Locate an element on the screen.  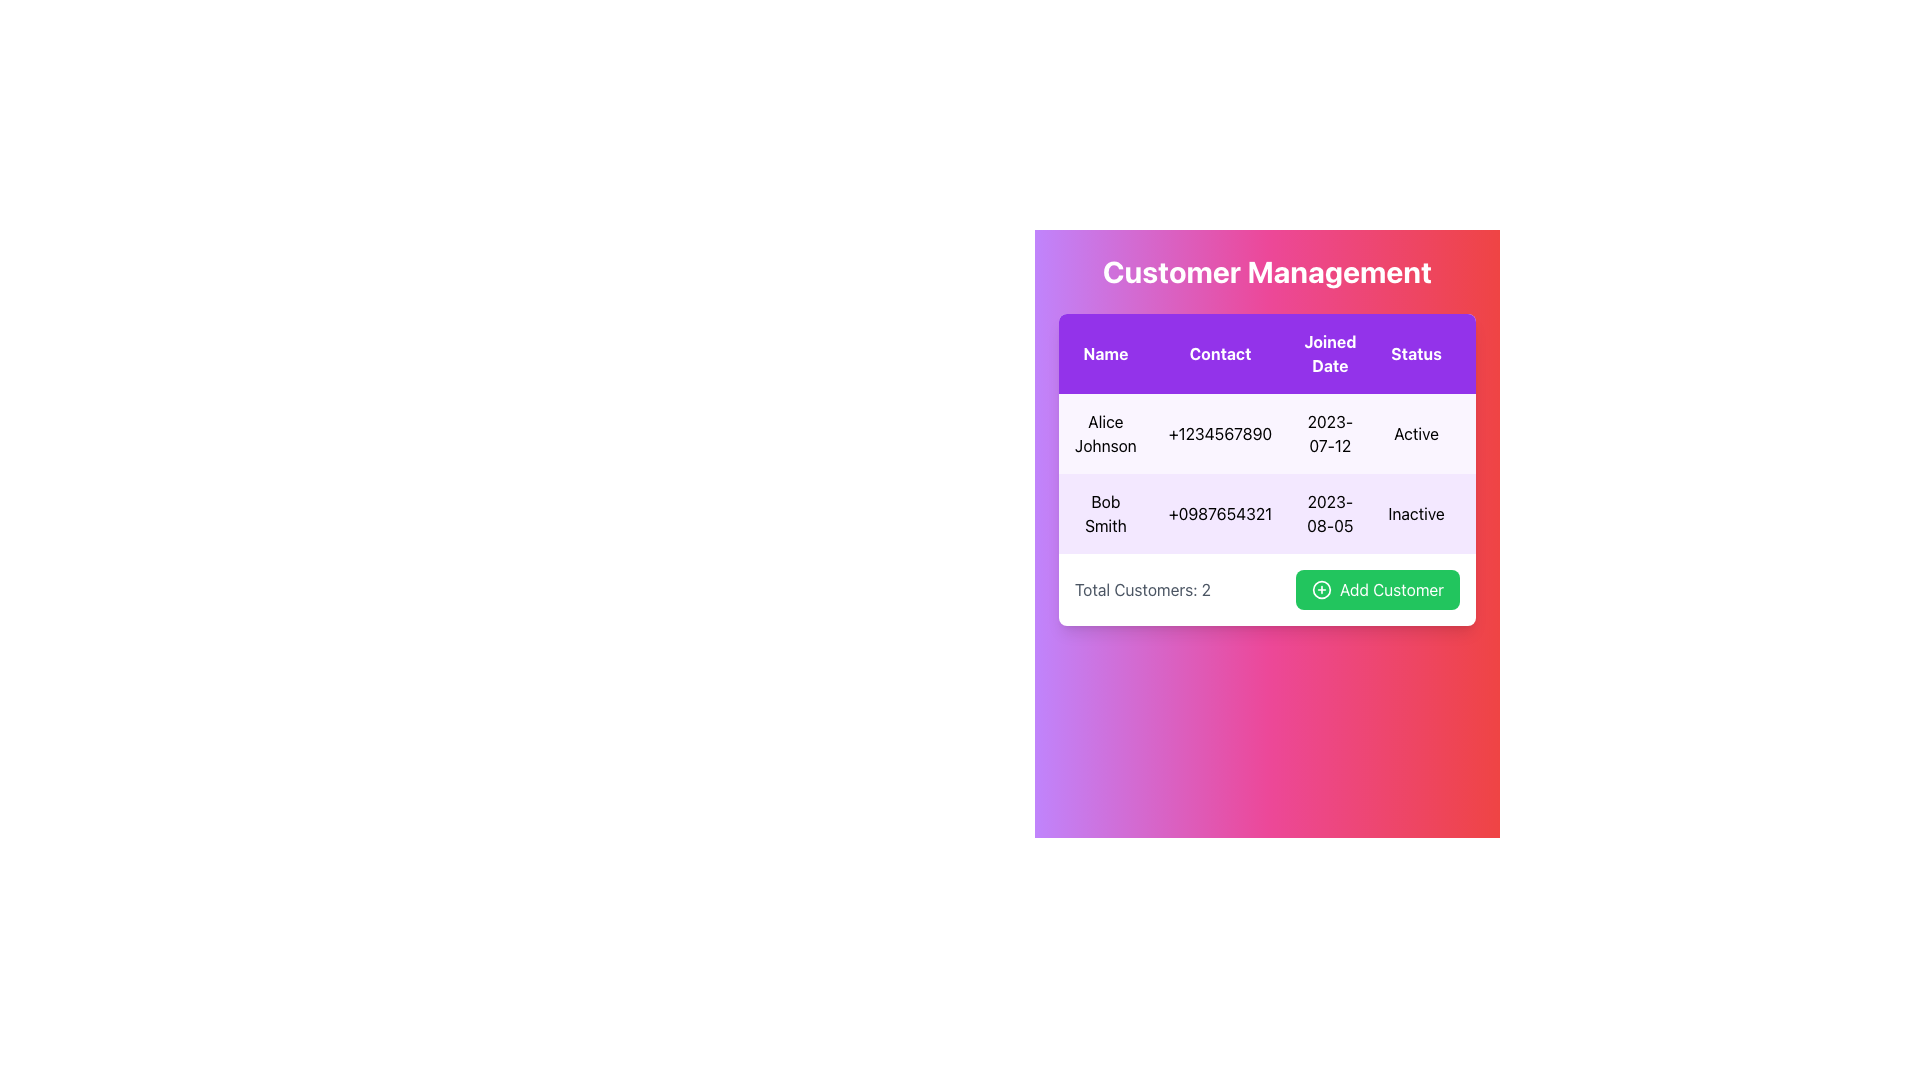
the 'Inactive' text label, which is displayed in black font on a light purple background, located at the bottom-right of the table row for user 'Bob Smith' in the 'Status' column is located at coordinates (1415, 512).